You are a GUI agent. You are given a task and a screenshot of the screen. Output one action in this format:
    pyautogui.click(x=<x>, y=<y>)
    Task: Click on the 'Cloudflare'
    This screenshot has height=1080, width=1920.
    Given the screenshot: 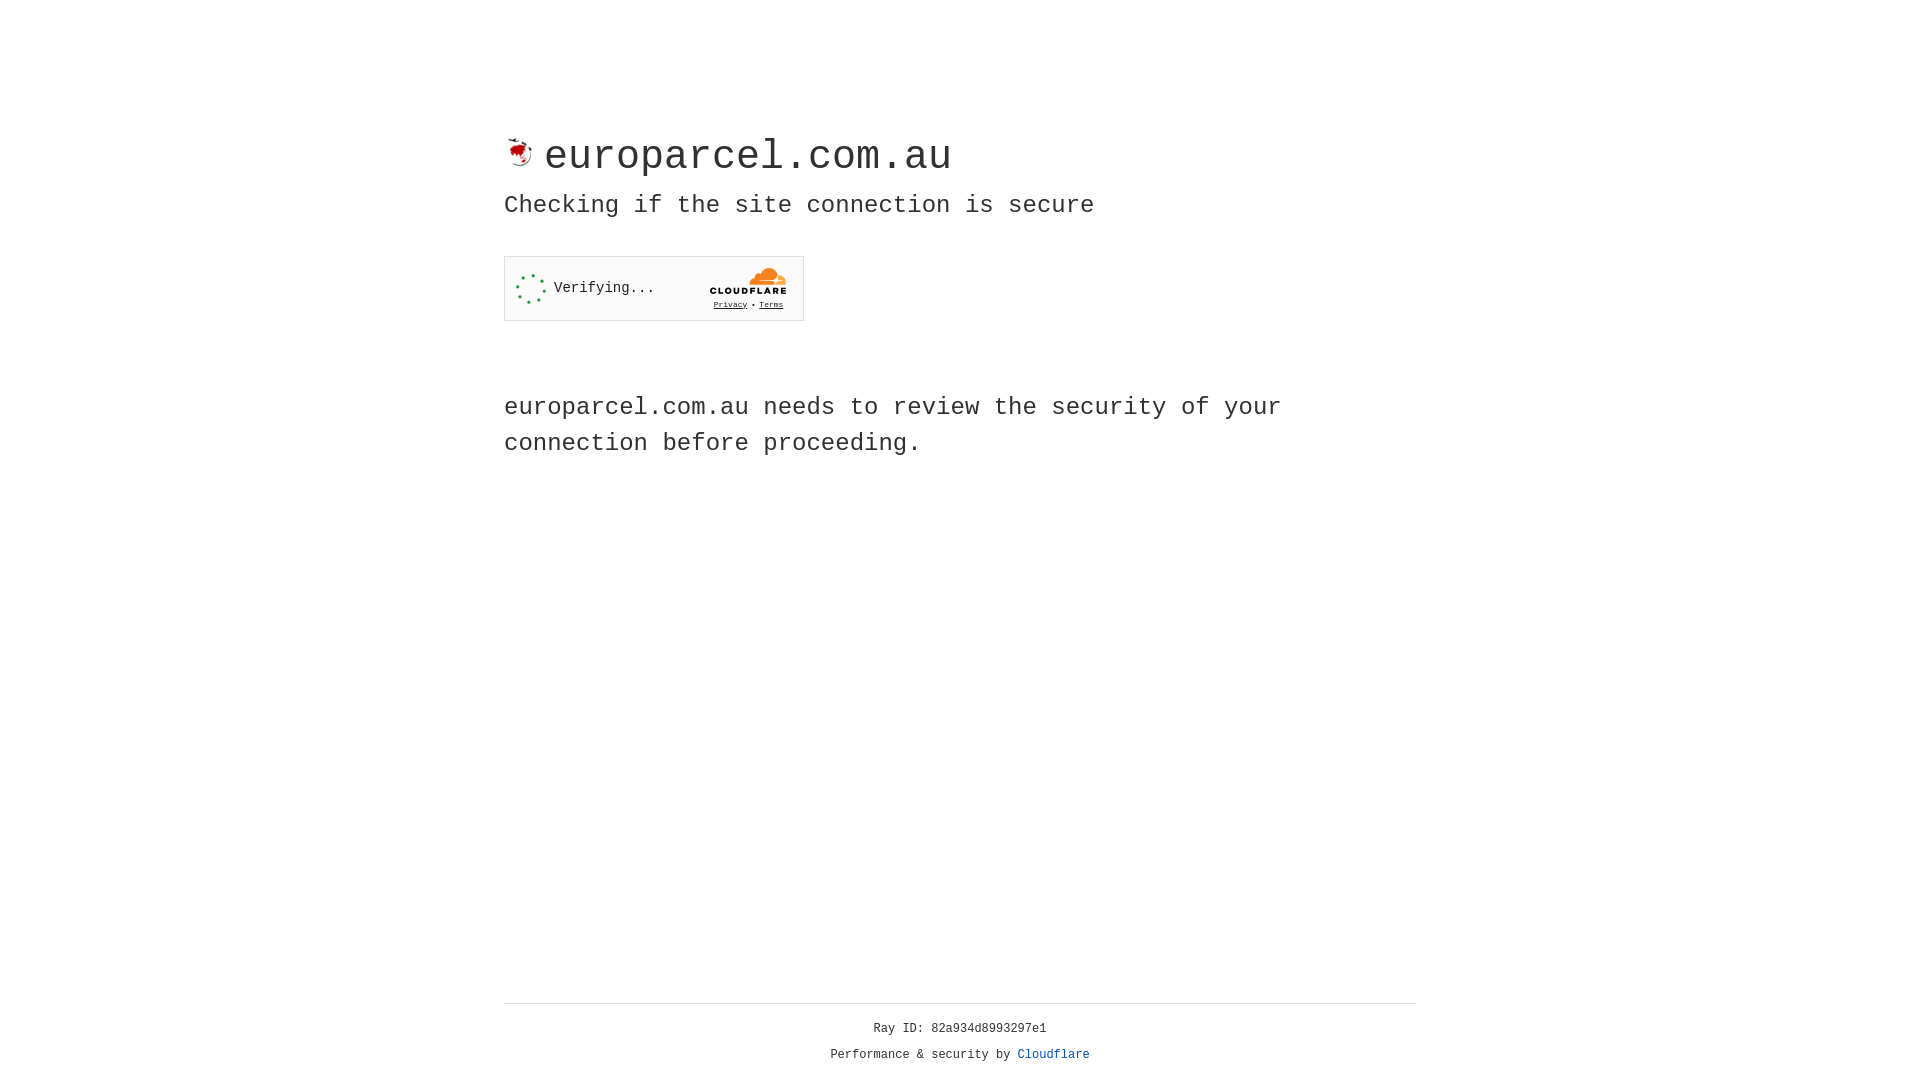 What is the action you would take?
    pyautogui.click(x=1053, y=1054)
    